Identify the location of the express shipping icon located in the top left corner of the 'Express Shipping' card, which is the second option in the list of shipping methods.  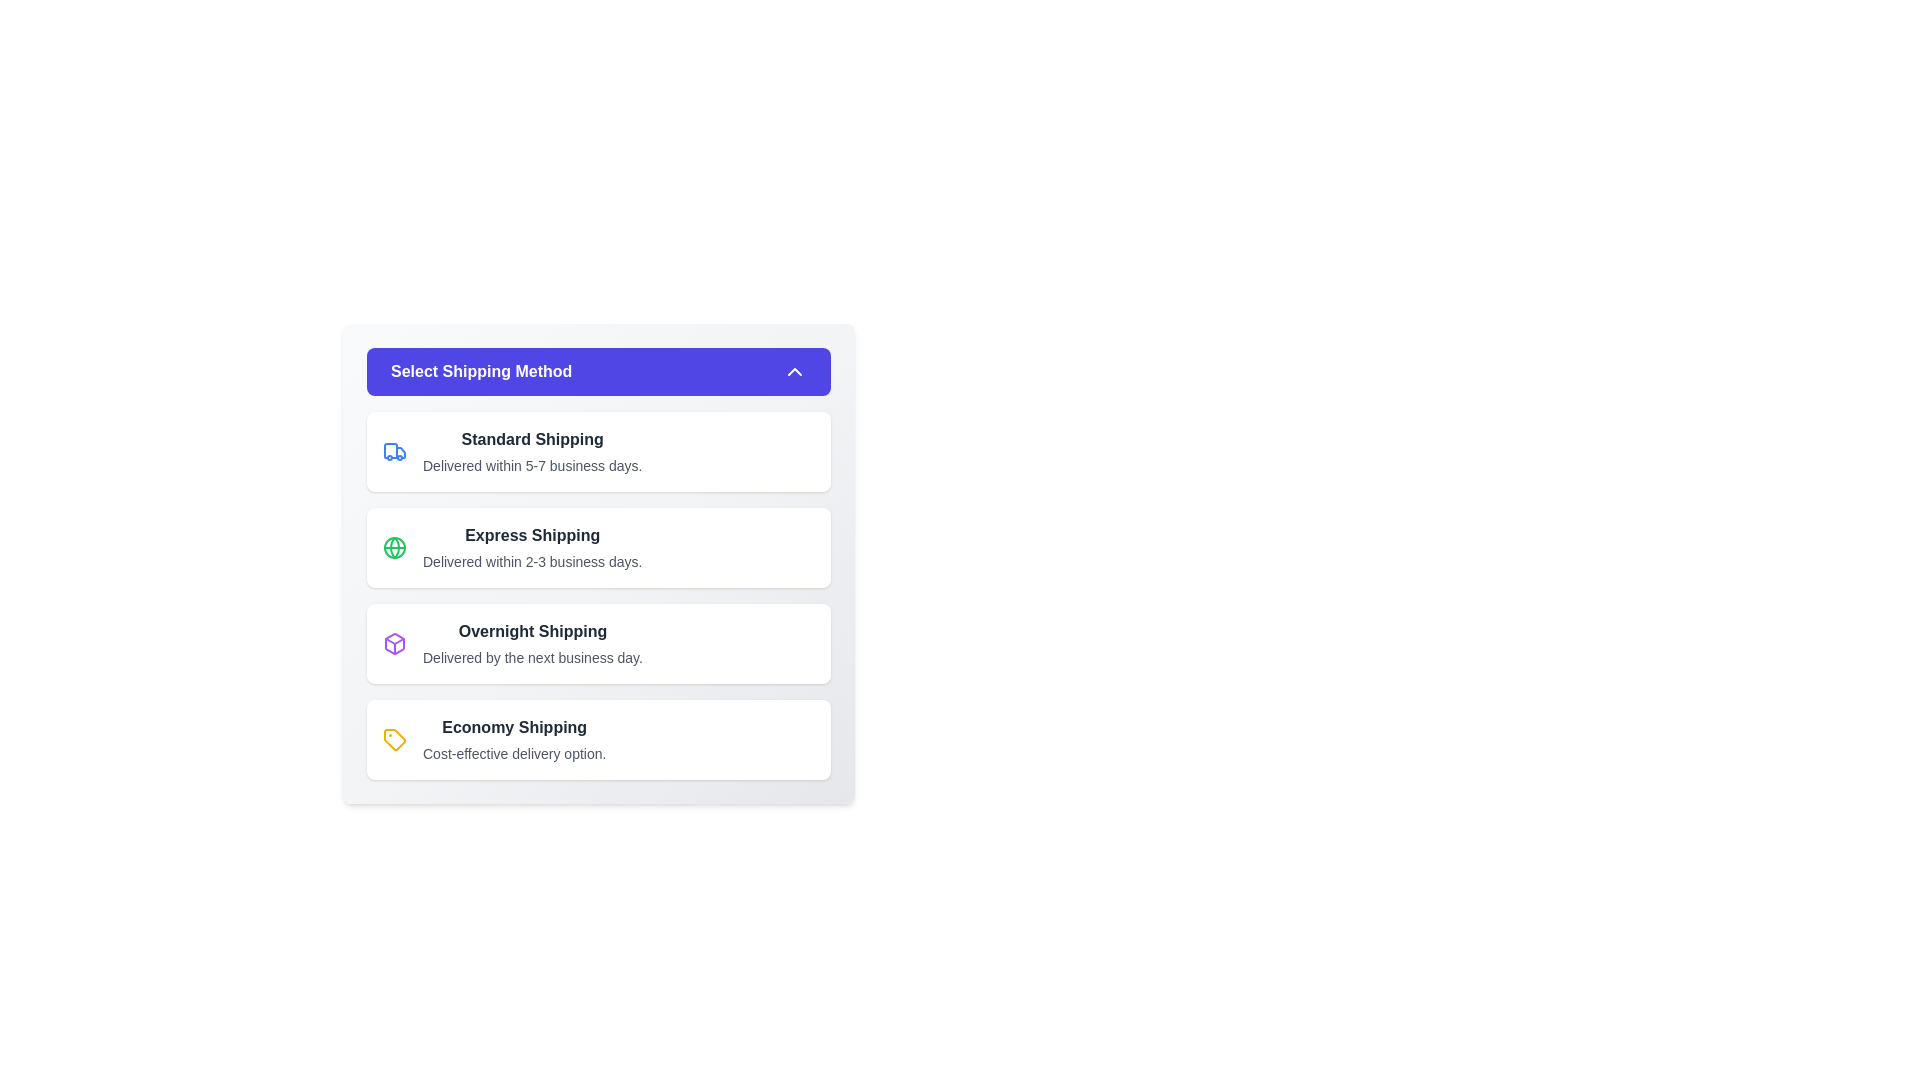
(394, 547).